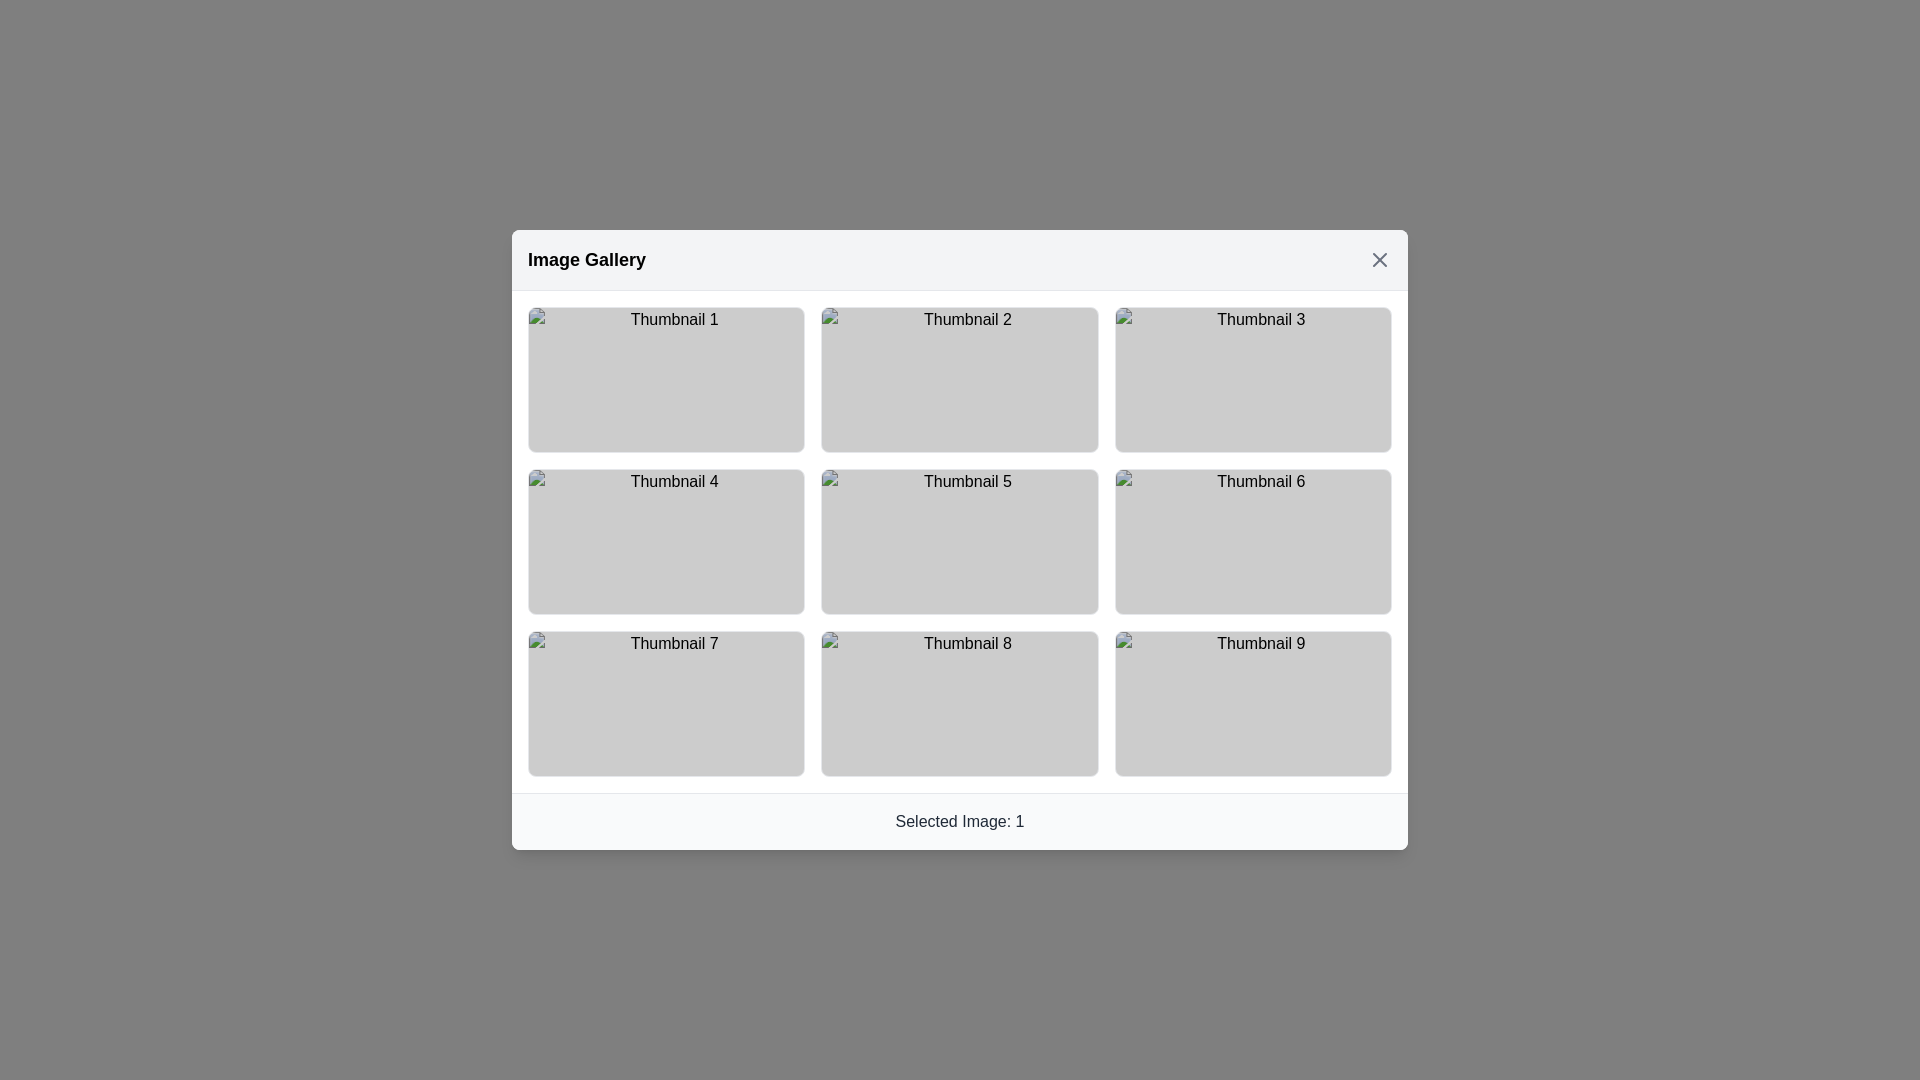 The image size is (1920, 1080). What do you see at coordinates (666, 703) in the screenshot?
I see `the state of the green checkmark icon surrounded by a circle, which is located in the center of the seventh thumbnail in a grid of nine thumbnails` at bounding box center [666, 703].